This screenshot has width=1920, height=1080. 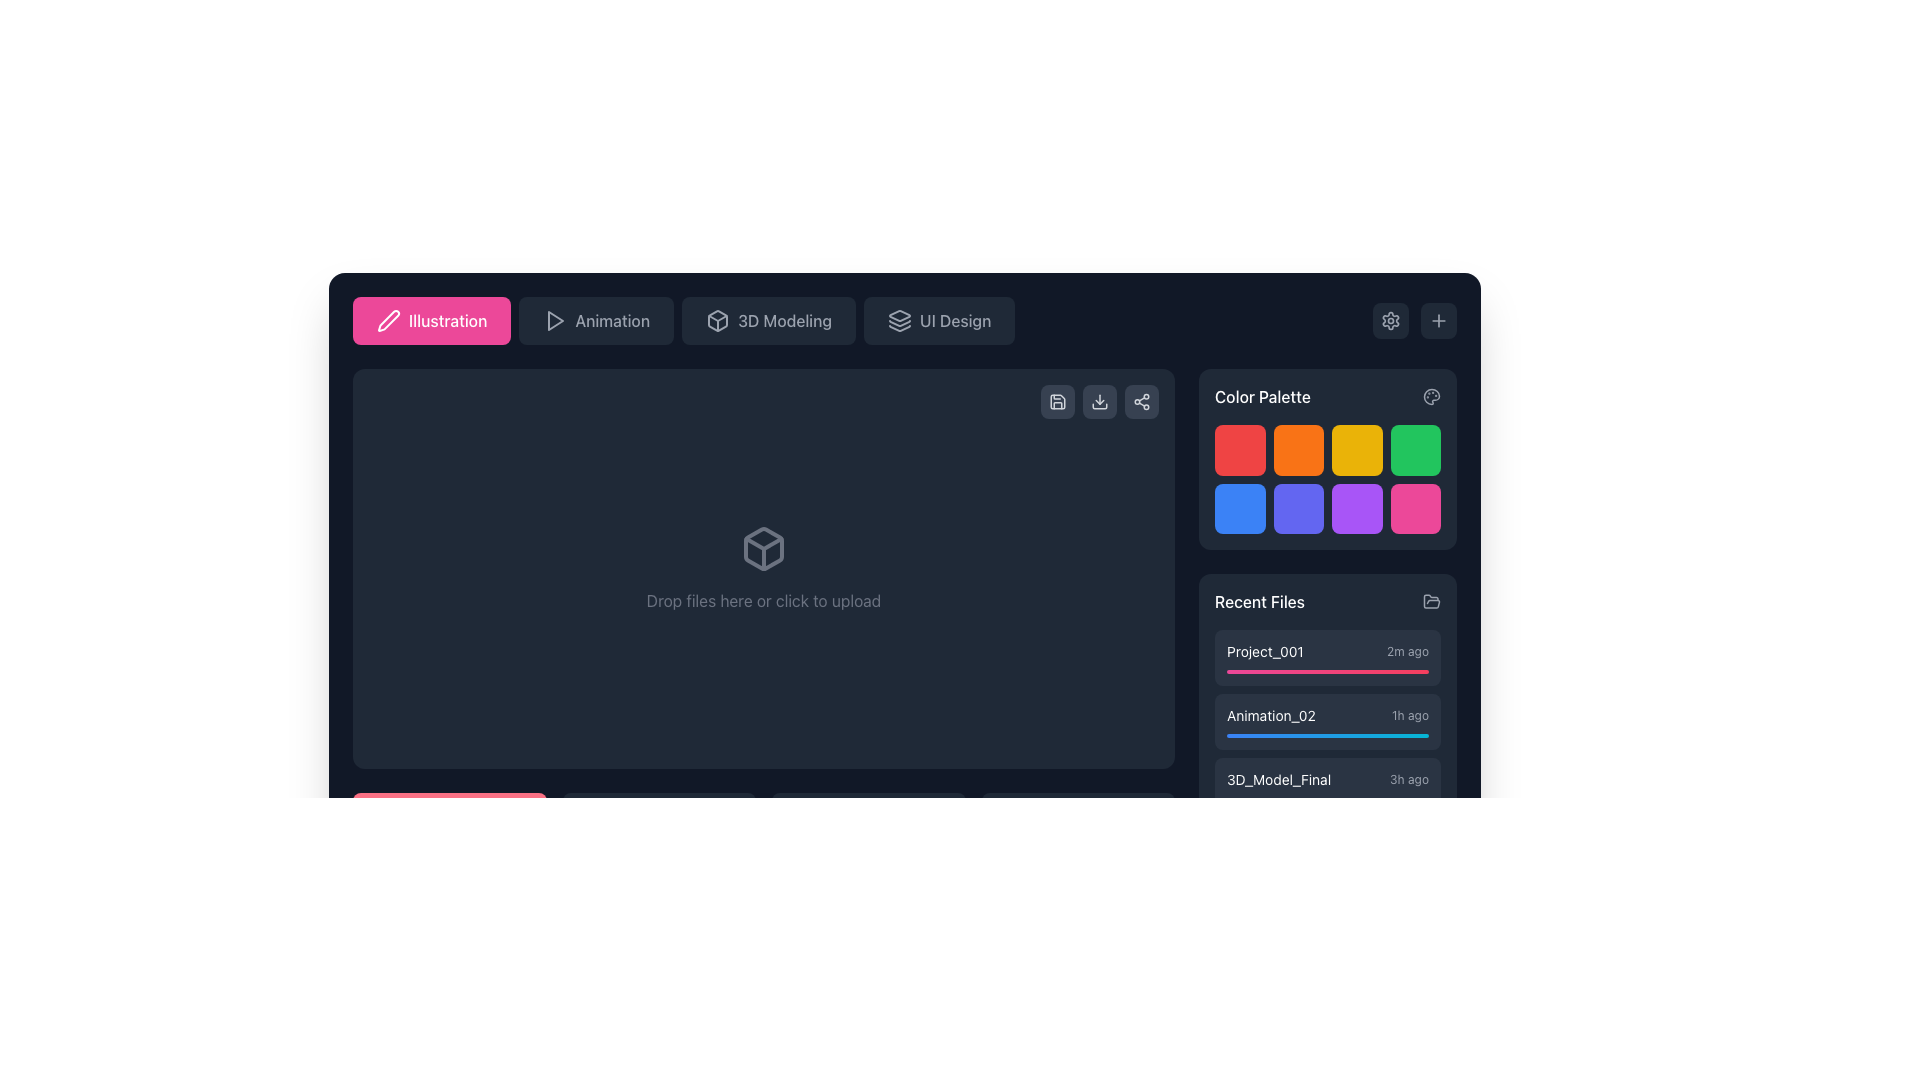 What do you see at coordinates (1056, 401) in the screenshot?
I see `the save button located at the top right of the interface, which is the first button in a row of three` at bounding box center [1056, 401].